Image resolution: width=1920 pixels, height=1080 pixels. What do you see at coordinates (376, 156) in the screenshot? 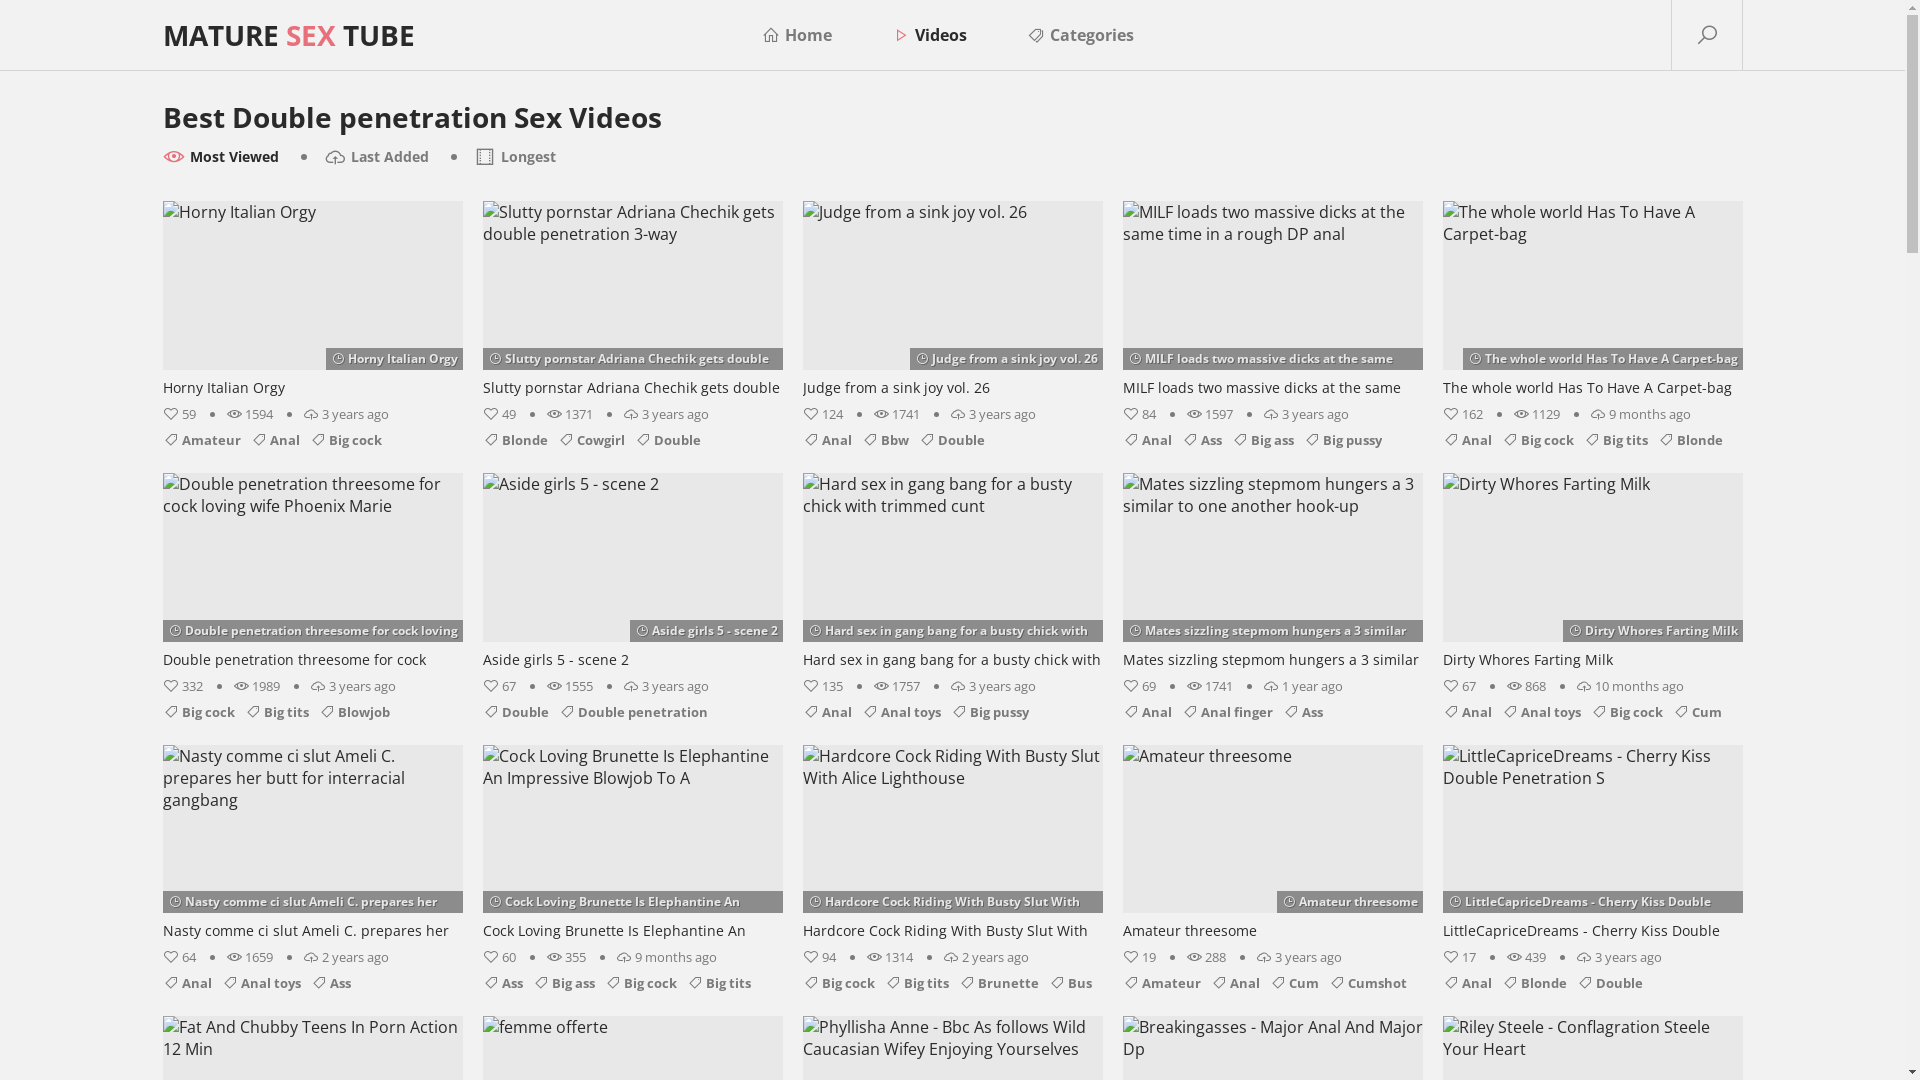
I see `'Last Added'` at bounding box center [376, 156].